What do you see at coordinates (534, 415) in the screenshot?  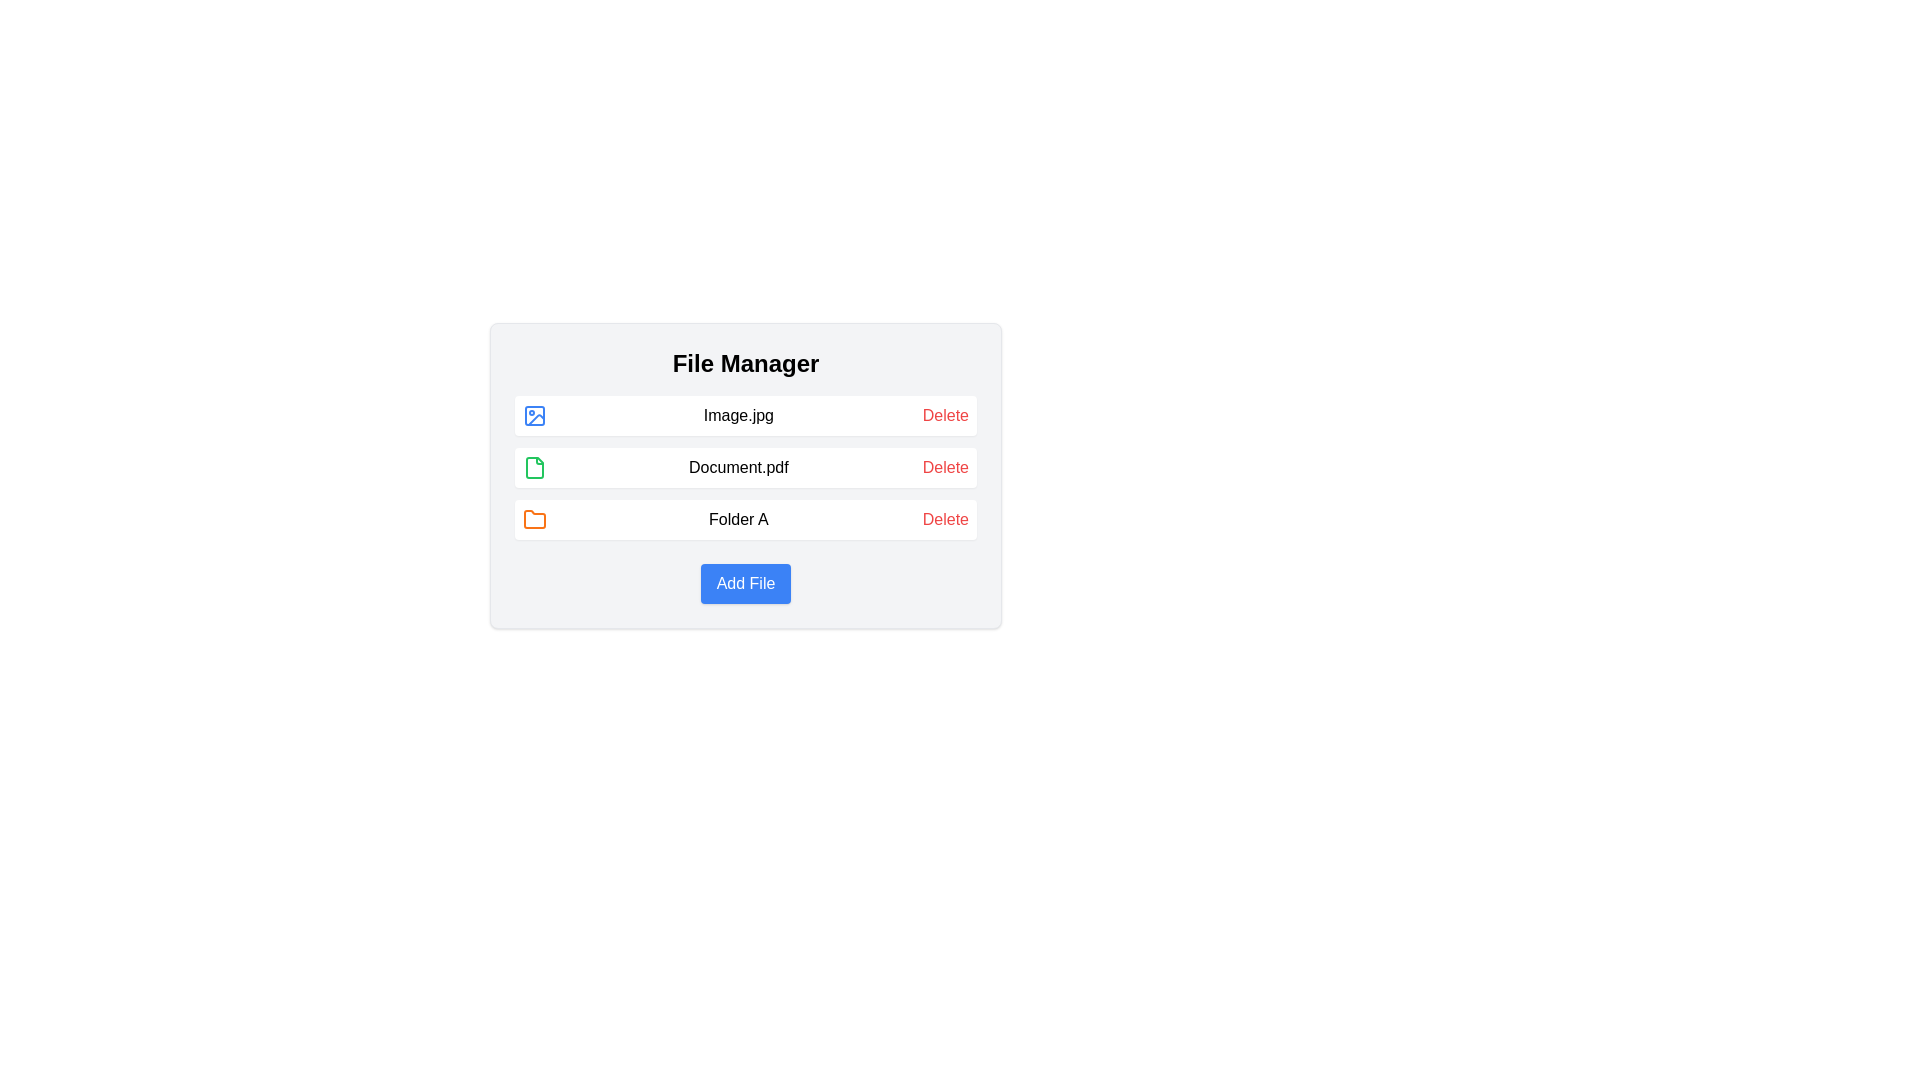 I see `the icon representing the image file 'Image.jpg' in the 'File Manager' section as a static decoration` at bounding box center [534, 415].